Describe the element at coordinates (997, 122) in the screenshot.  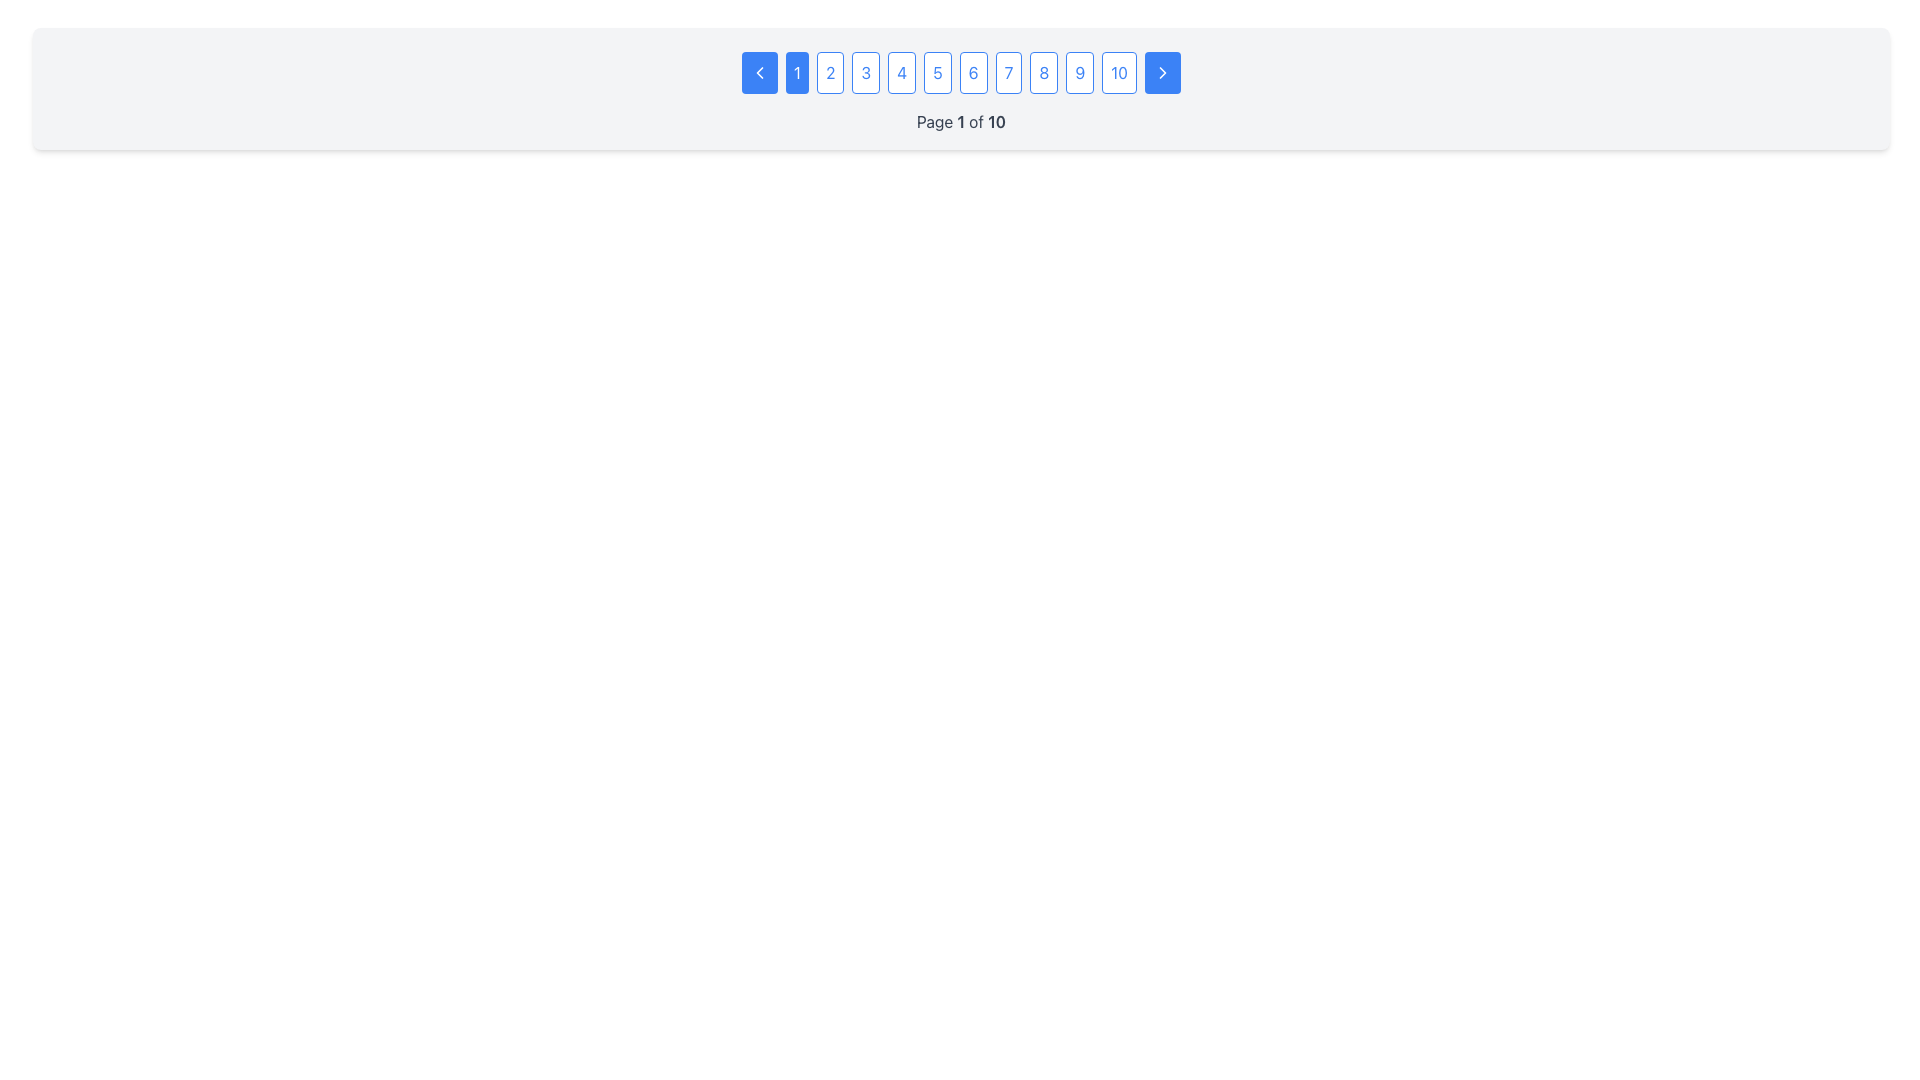
I see `text displayed in the bold font style '10' located in the pagination component at the bottom of the interface` at that location.